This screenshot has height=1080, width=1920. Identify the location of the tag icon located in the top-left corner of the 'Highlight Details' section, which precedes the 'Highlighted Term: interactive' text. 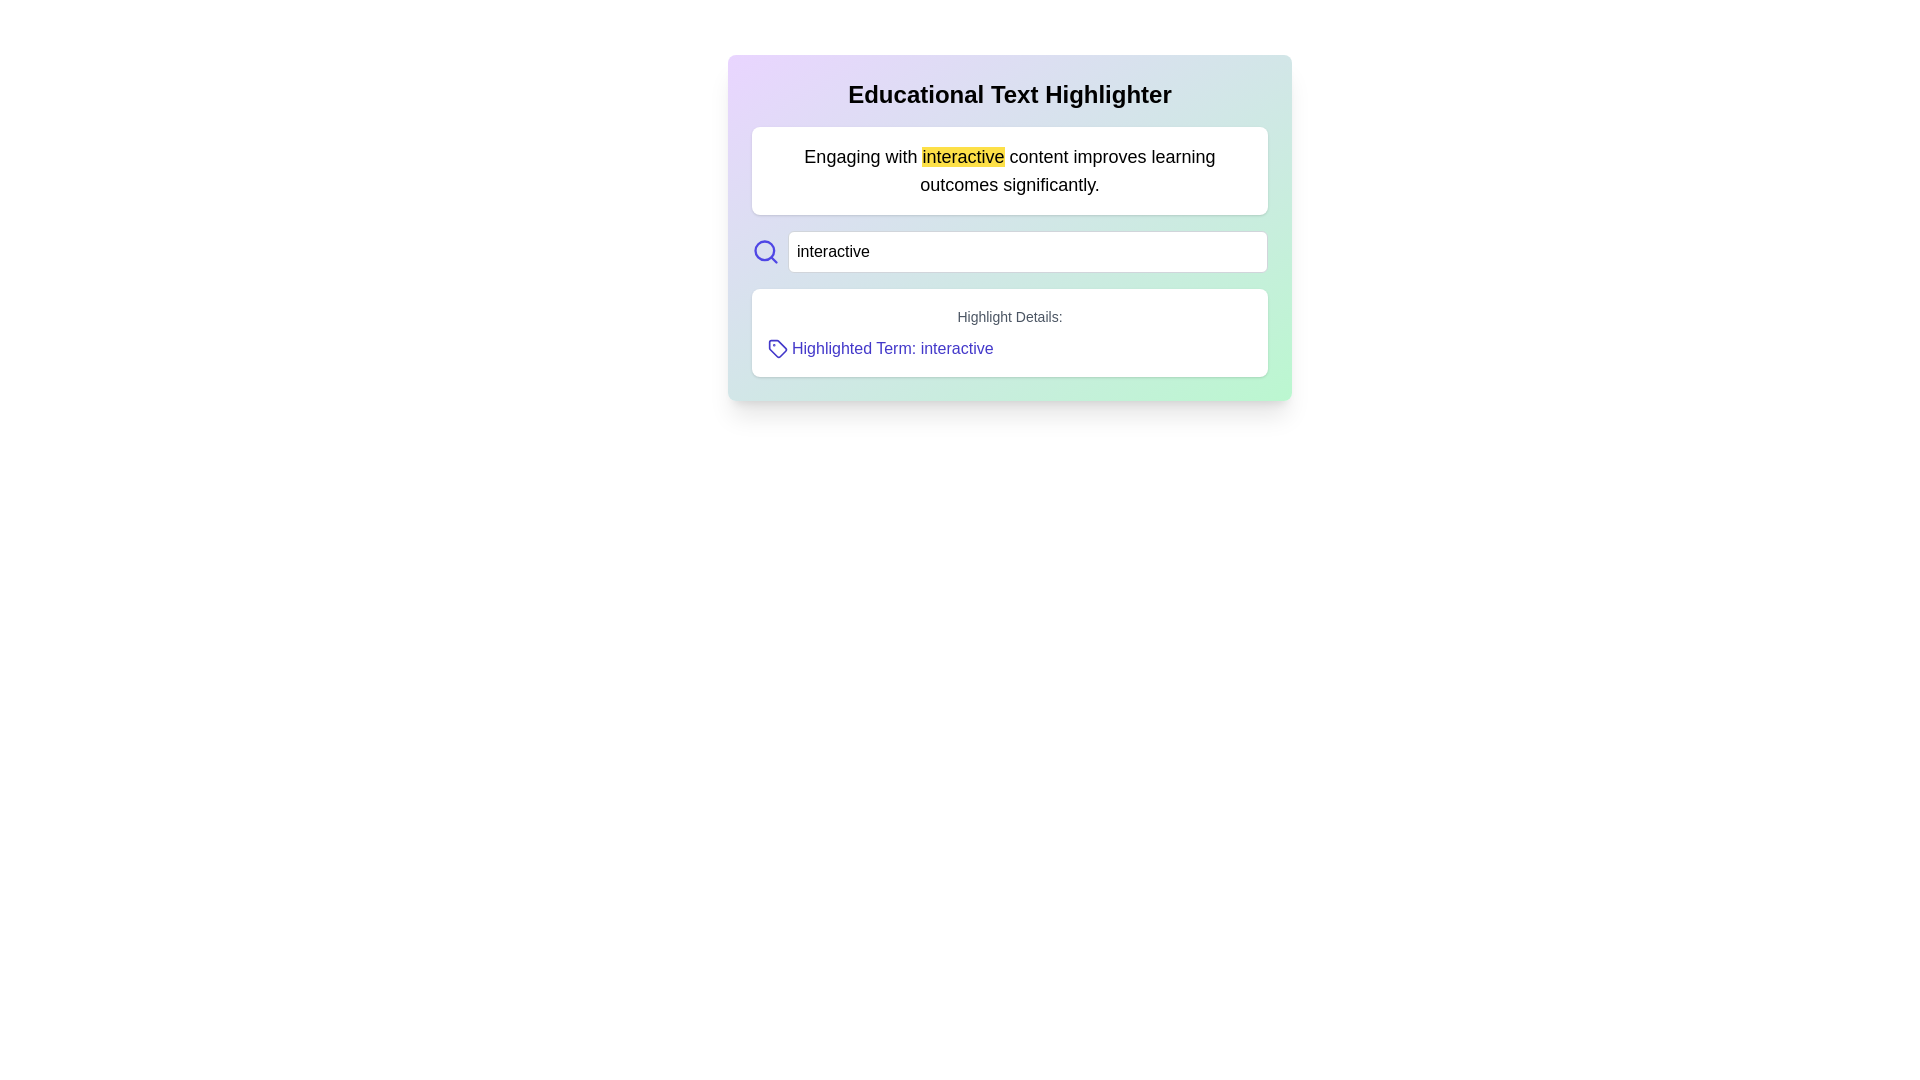
(776, 347).